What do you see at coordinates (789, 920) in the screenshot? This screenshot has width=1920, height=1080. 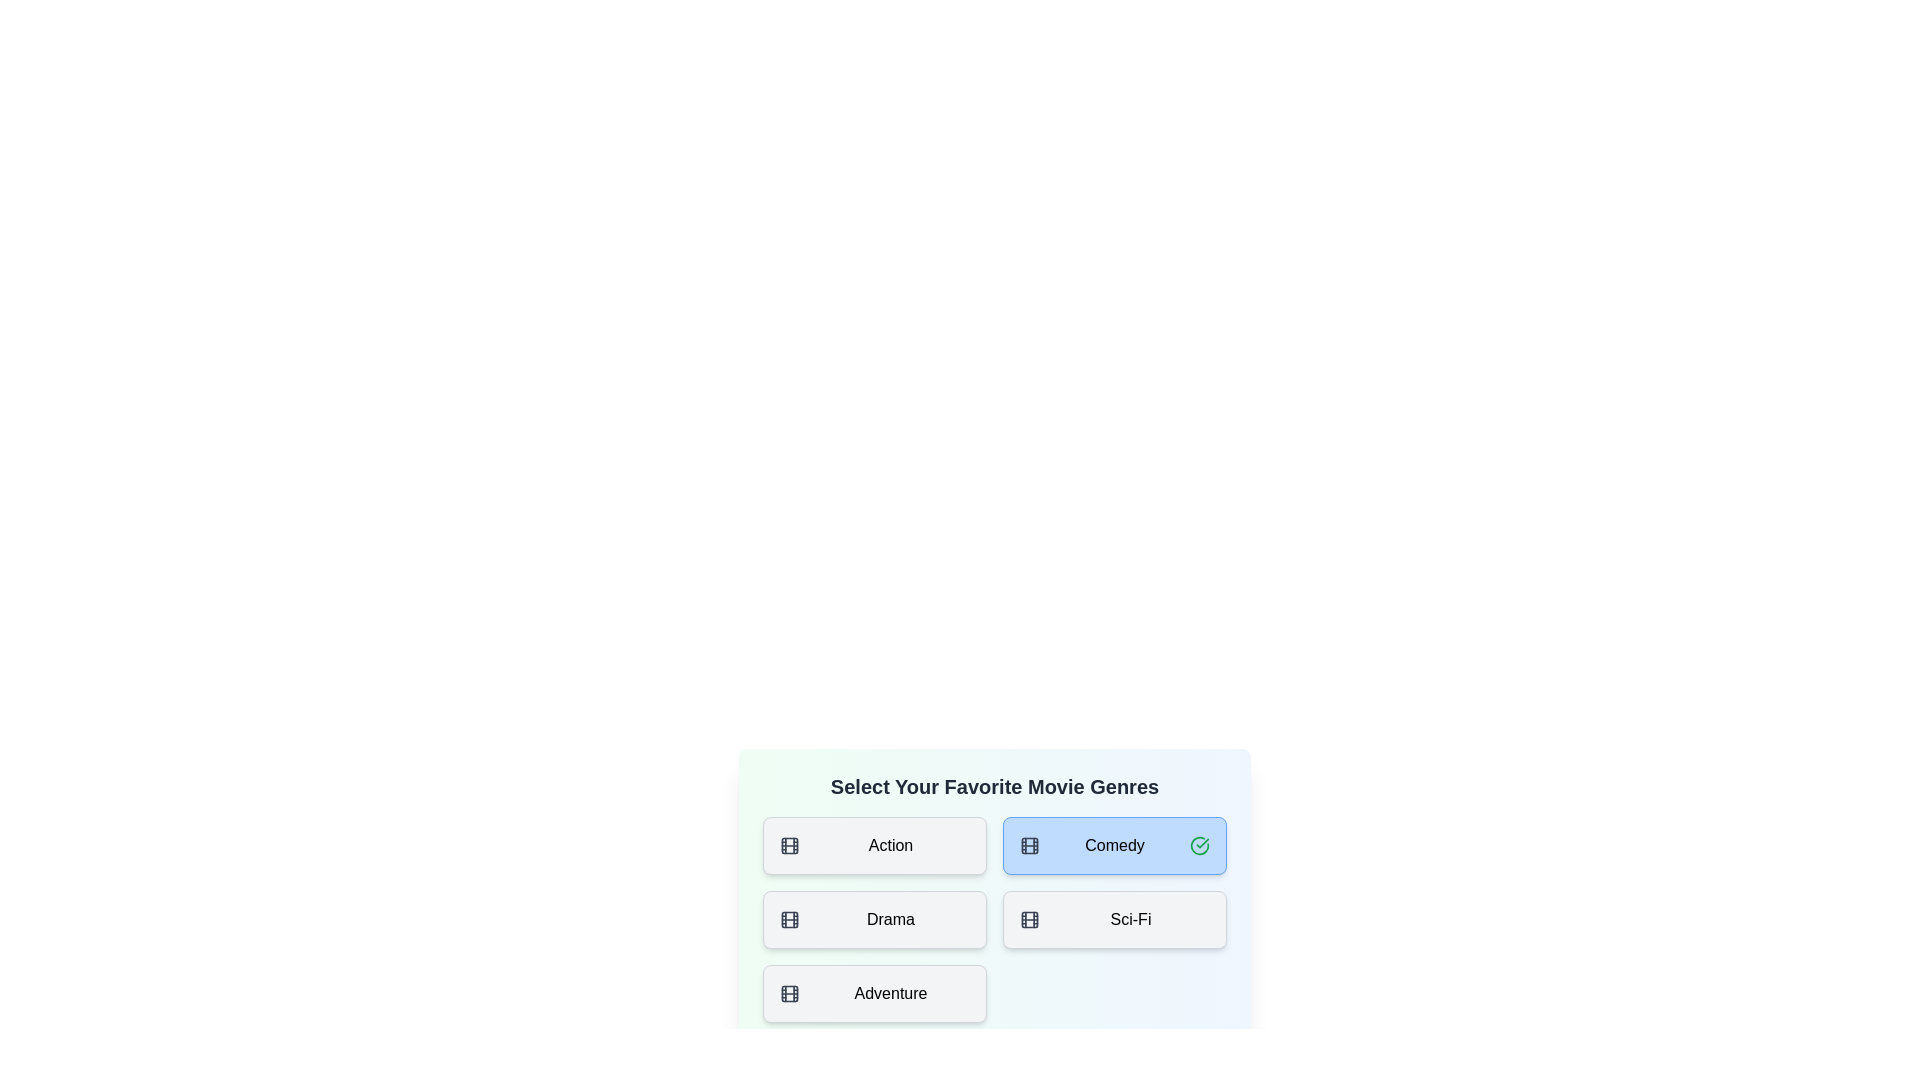 I see `the icon for the genre Drama` at bounding box center [789, 920].